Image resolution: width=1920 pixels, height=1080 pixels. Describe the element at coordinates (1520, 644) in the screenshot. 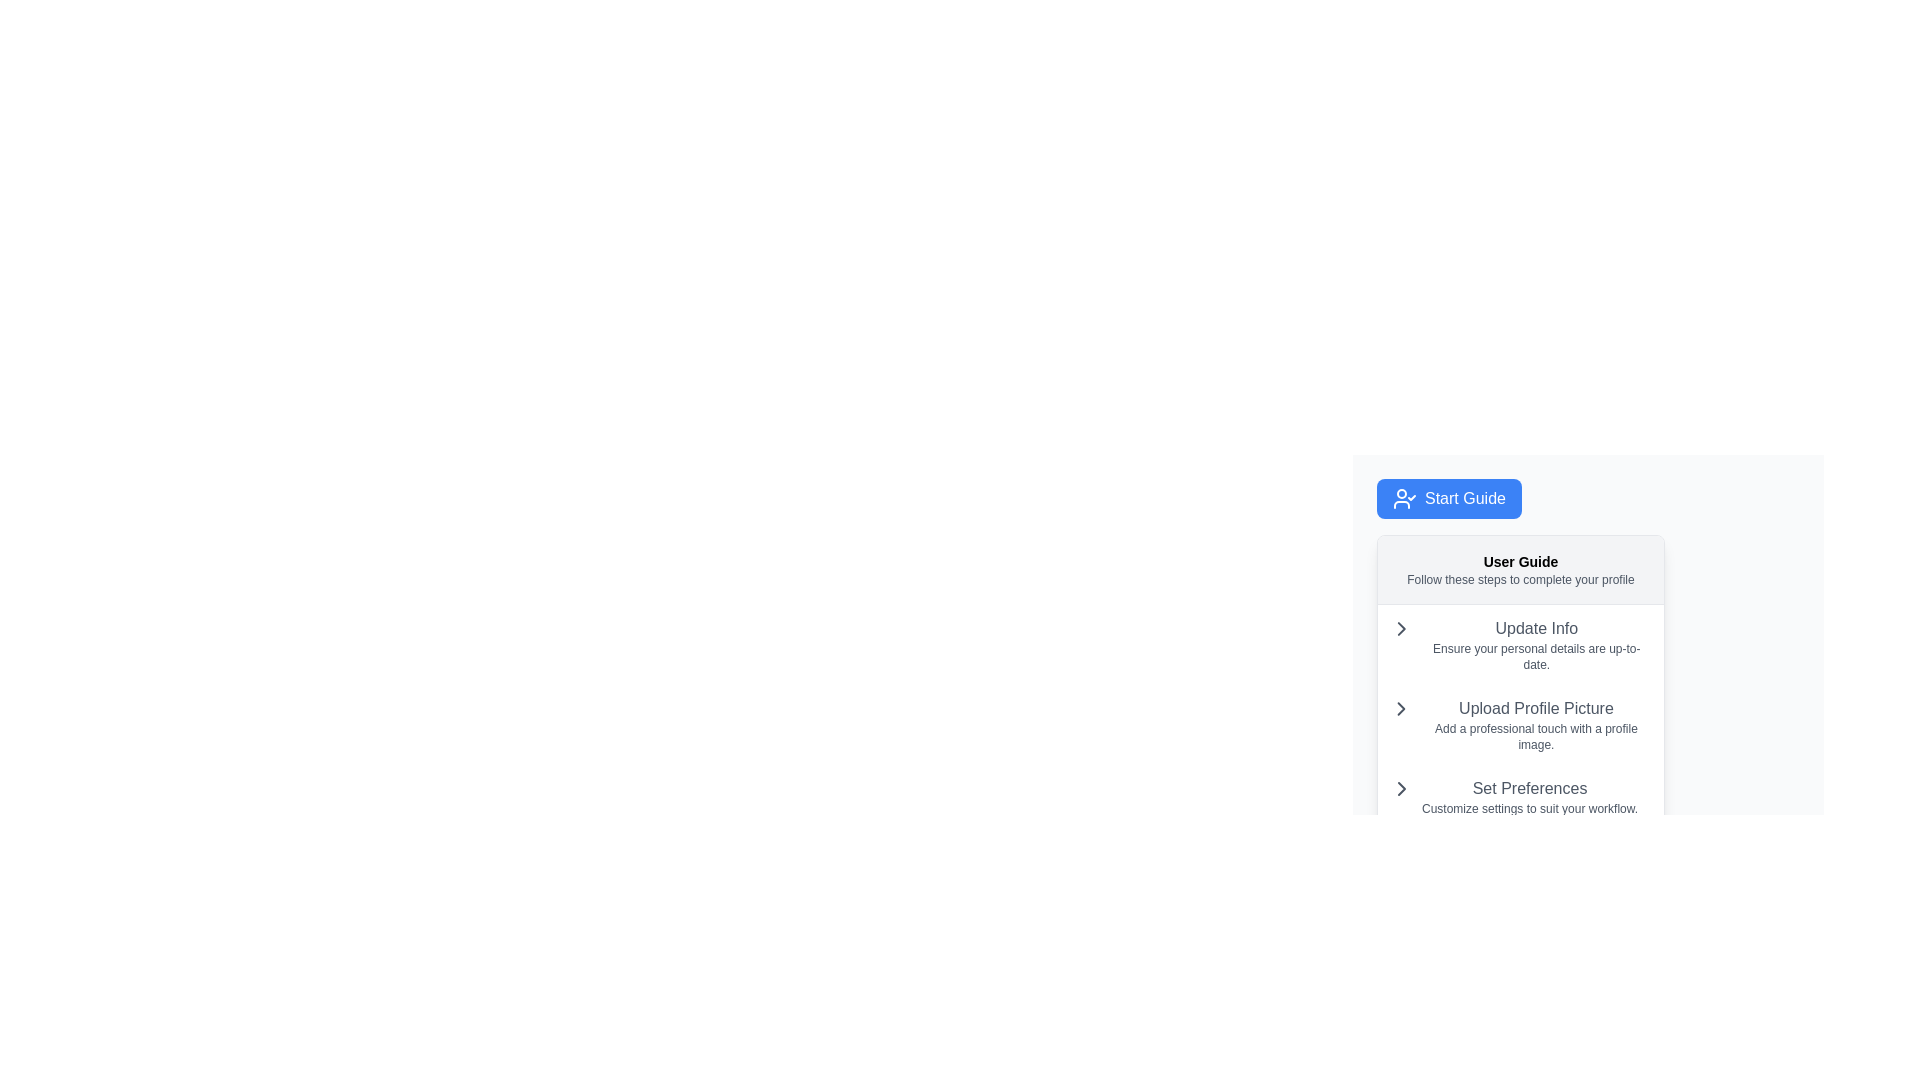

I see `the first clickable list item in the user guide section, which serves as an information update prompt and likely functions as a navigational link or button to edit personal details` at that location.